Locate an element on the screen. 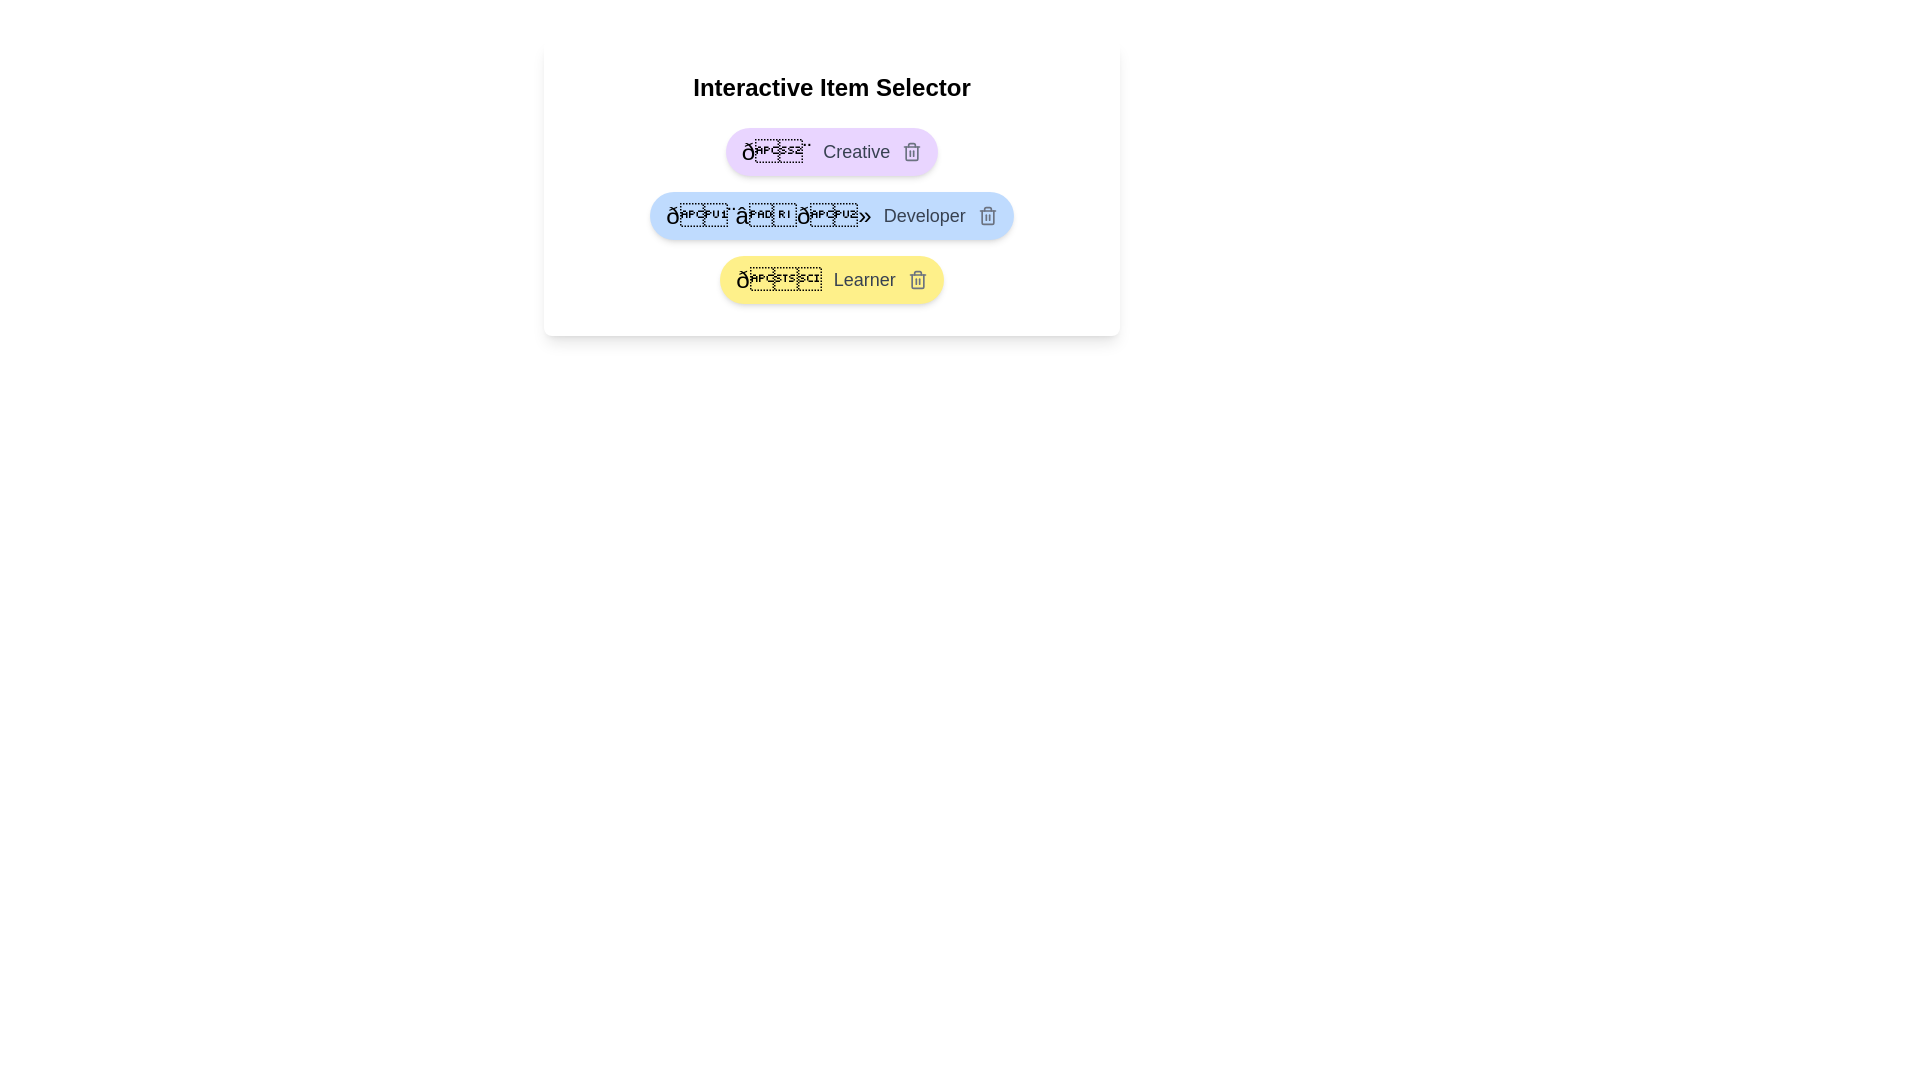 Image resolution: width=1920 pixels, height=1080 pixels. delete button for the item labeled Learner is located at coordinates (916, 280).